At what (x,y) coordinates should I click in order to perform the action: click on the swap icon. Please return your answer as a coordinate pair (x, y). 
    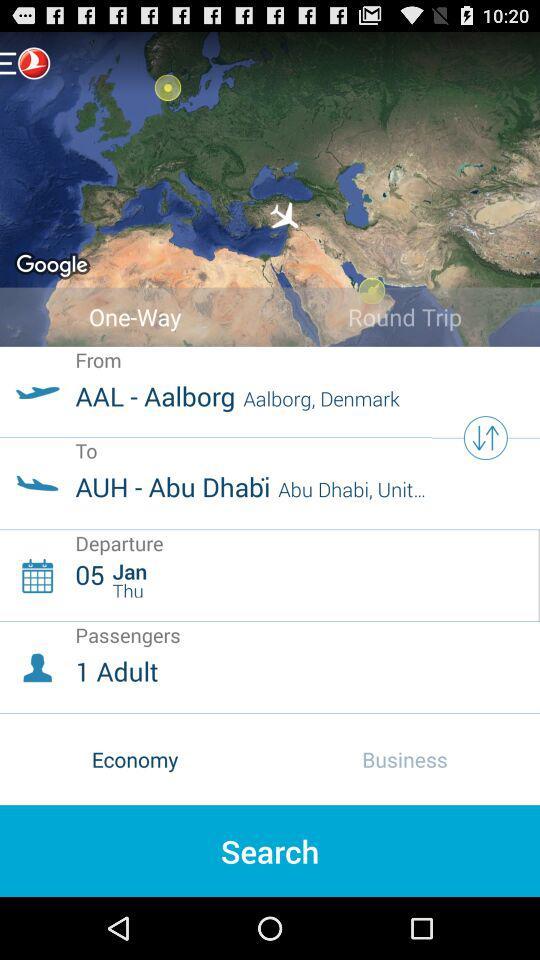
    Looking at the image, I should click on (484, 468).